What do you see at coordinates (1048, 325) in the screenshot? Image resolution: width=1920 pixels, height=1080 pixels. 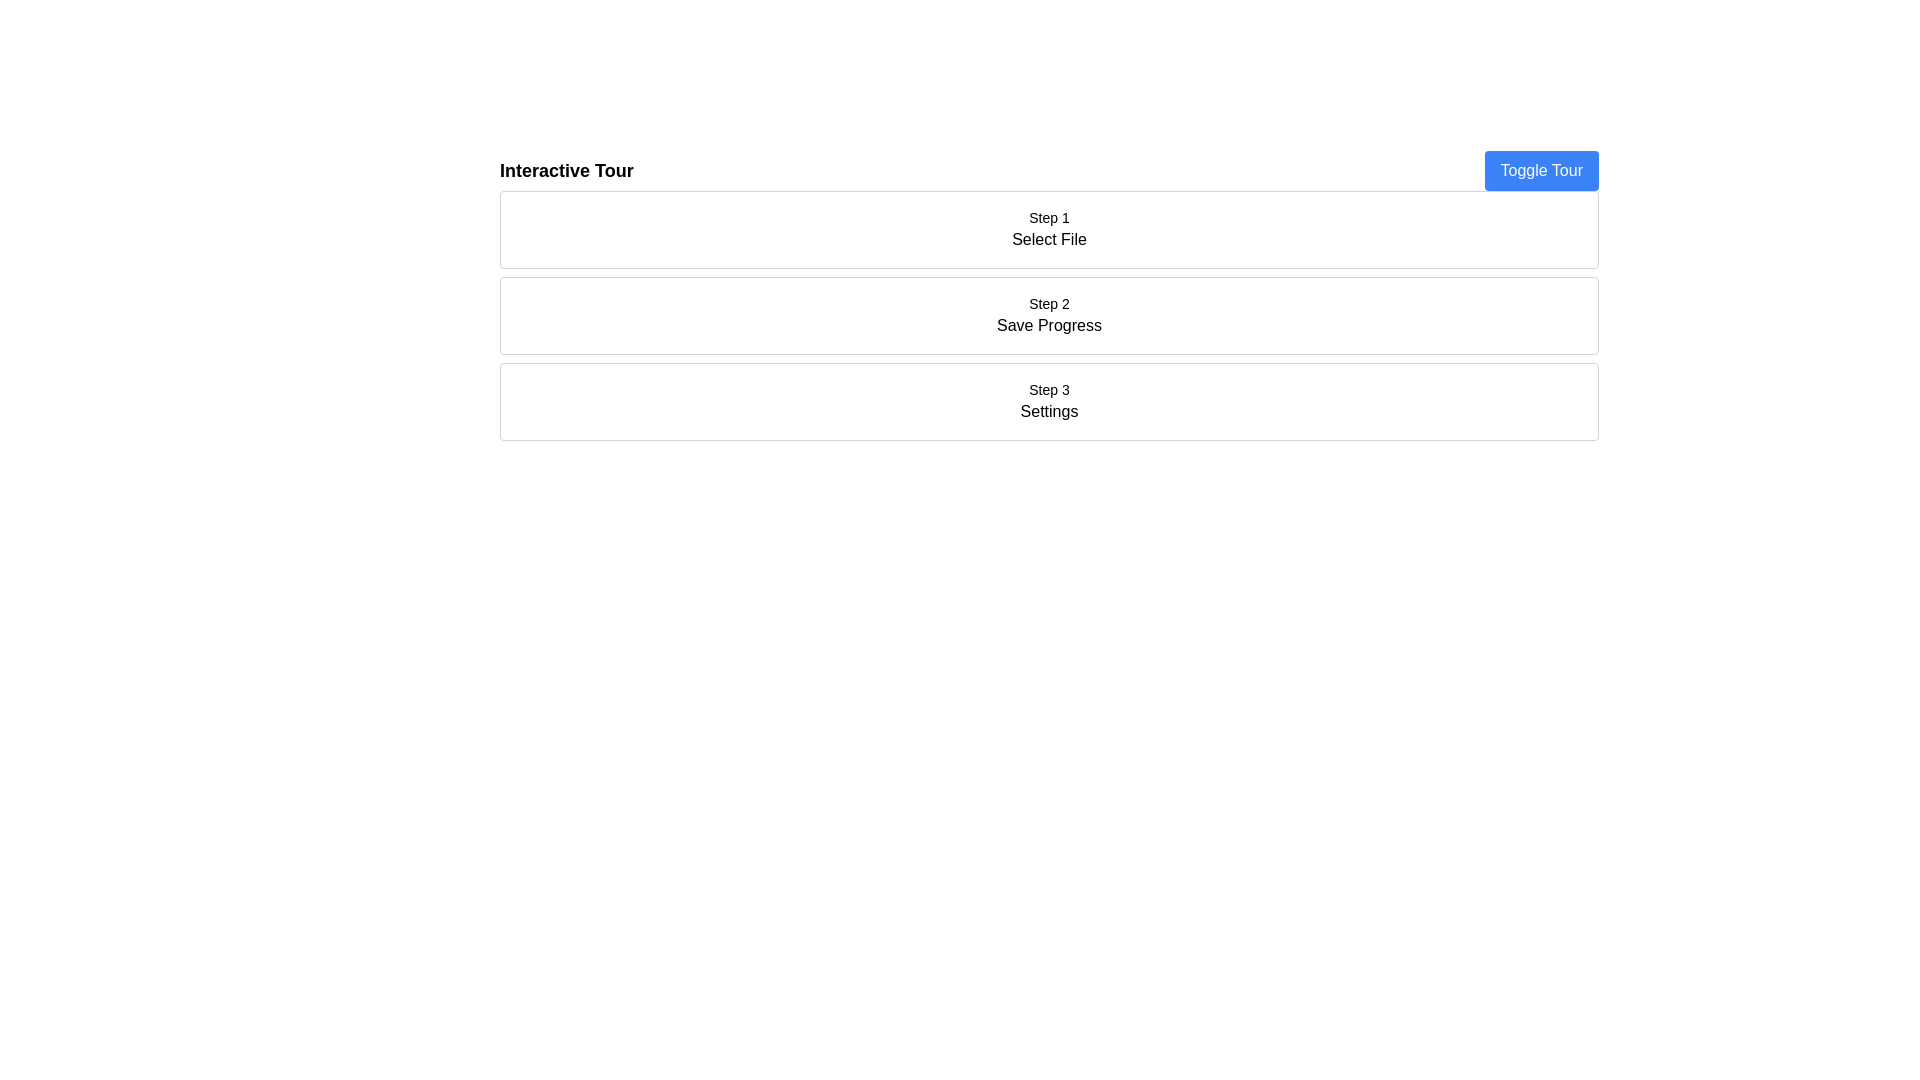 I see `the 'Save Progress' static text label, which is styled in a standard sans-serif font and positioned beneath the 'Step 2' title` at bounding box center [1048, 325].